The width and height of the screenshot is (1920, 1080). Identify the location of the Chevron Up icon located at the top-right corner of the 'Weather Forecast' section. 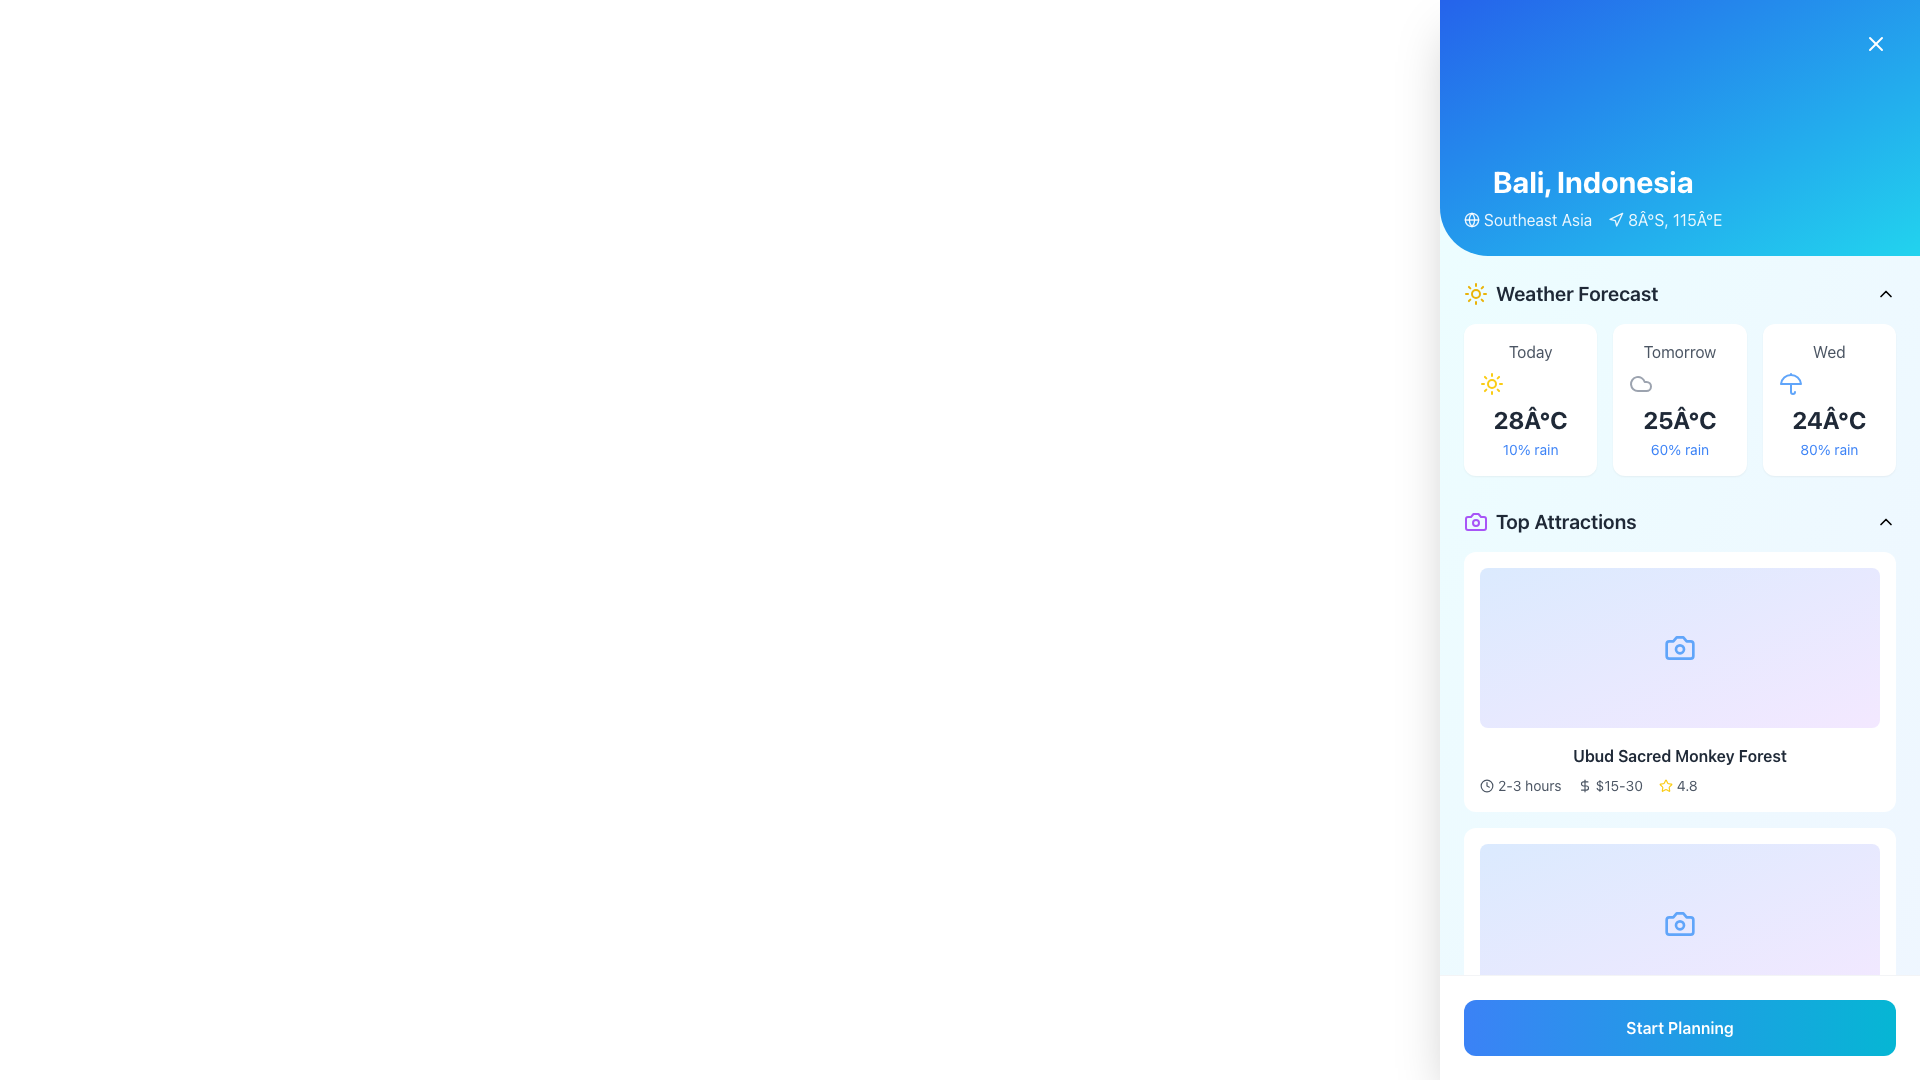
(1885, 293).